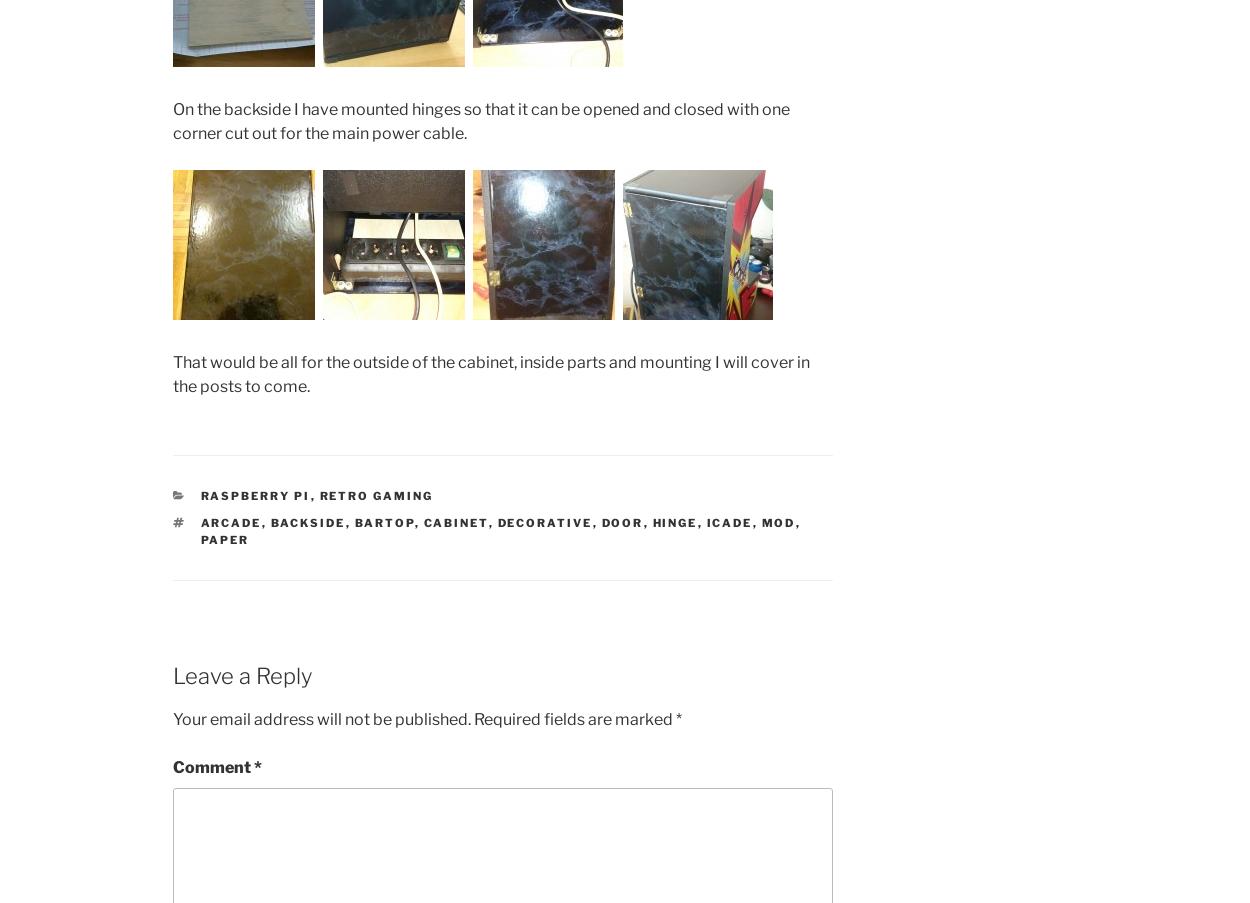  Describe the element at coordinates (241, 674) in the screenshot. I see `'Leave a Reply'` at that location.